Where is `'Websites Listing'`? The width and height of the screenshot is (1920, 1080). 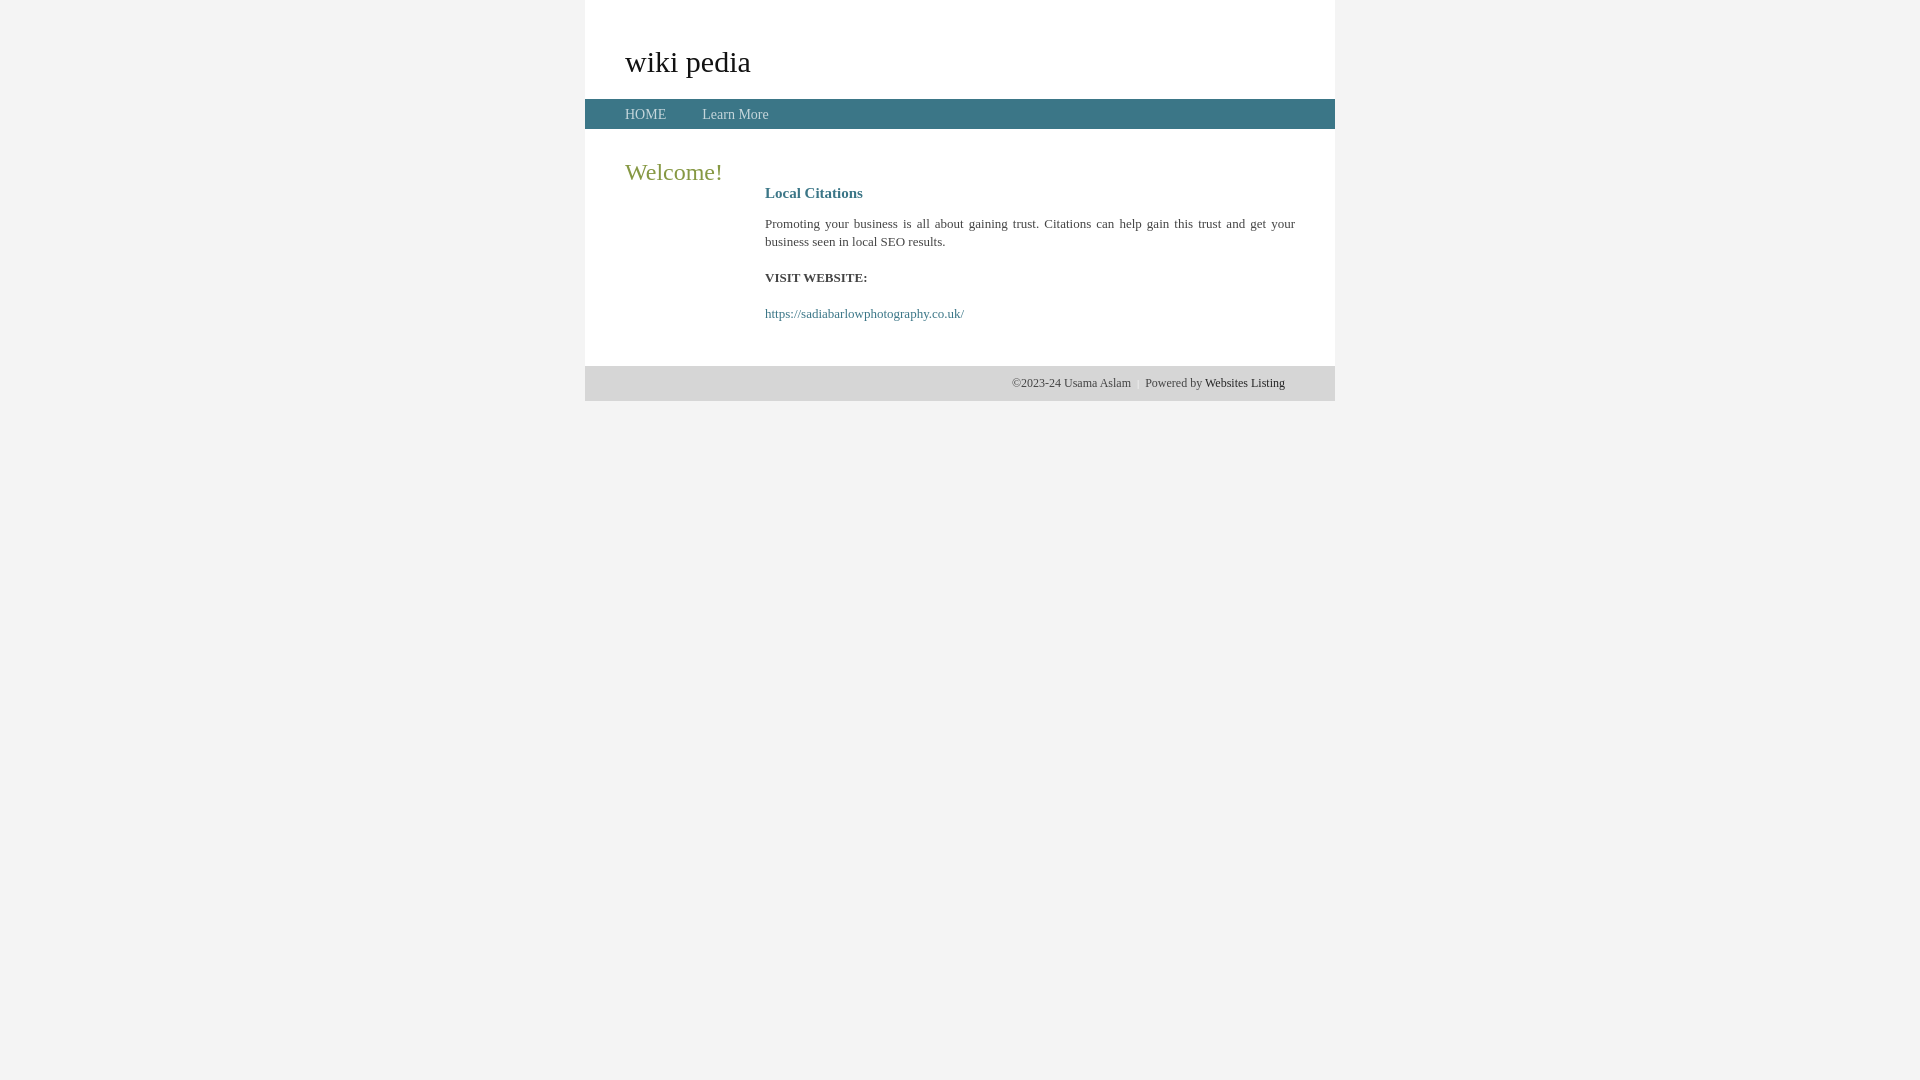 'Websites Listing' is located at coordinates (1203, 382).